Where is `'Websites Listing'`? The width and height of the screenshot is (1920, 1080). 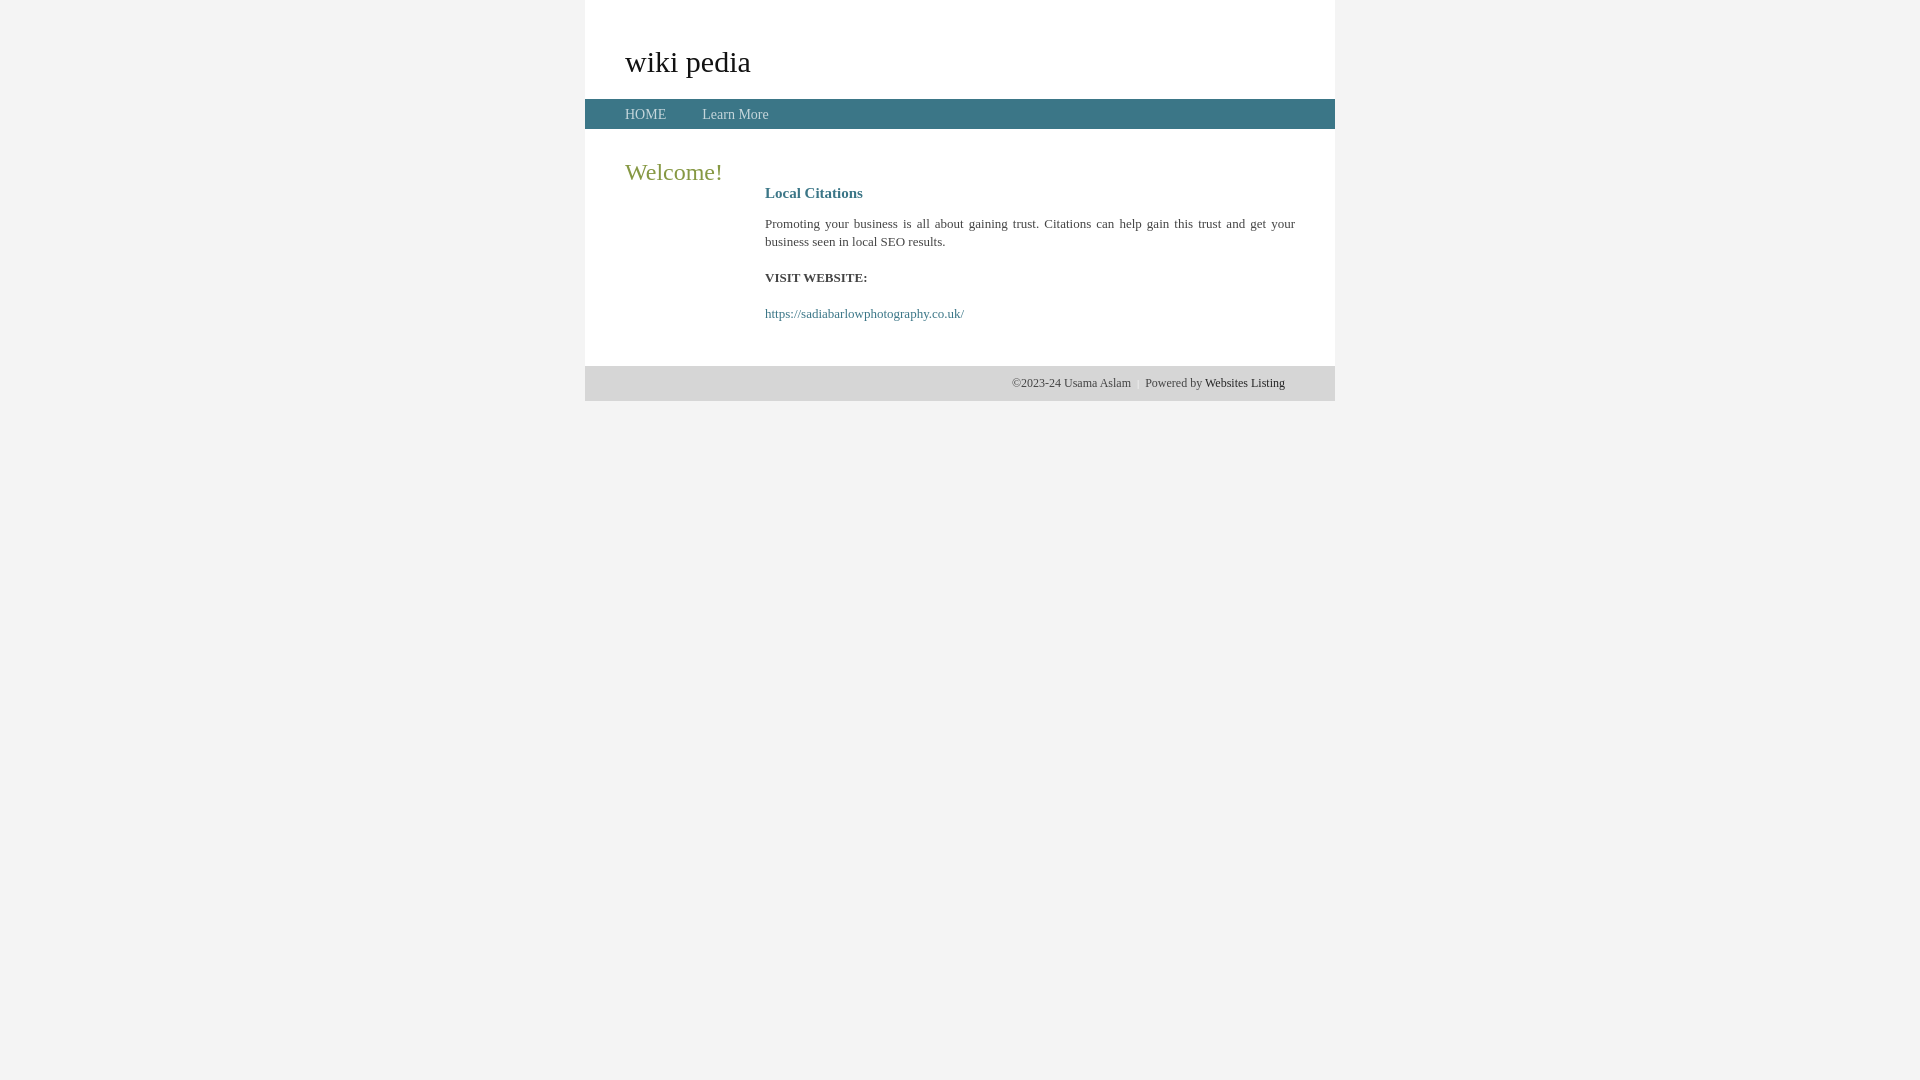 'Websites Listing' is located at coordinates (1203, 382).